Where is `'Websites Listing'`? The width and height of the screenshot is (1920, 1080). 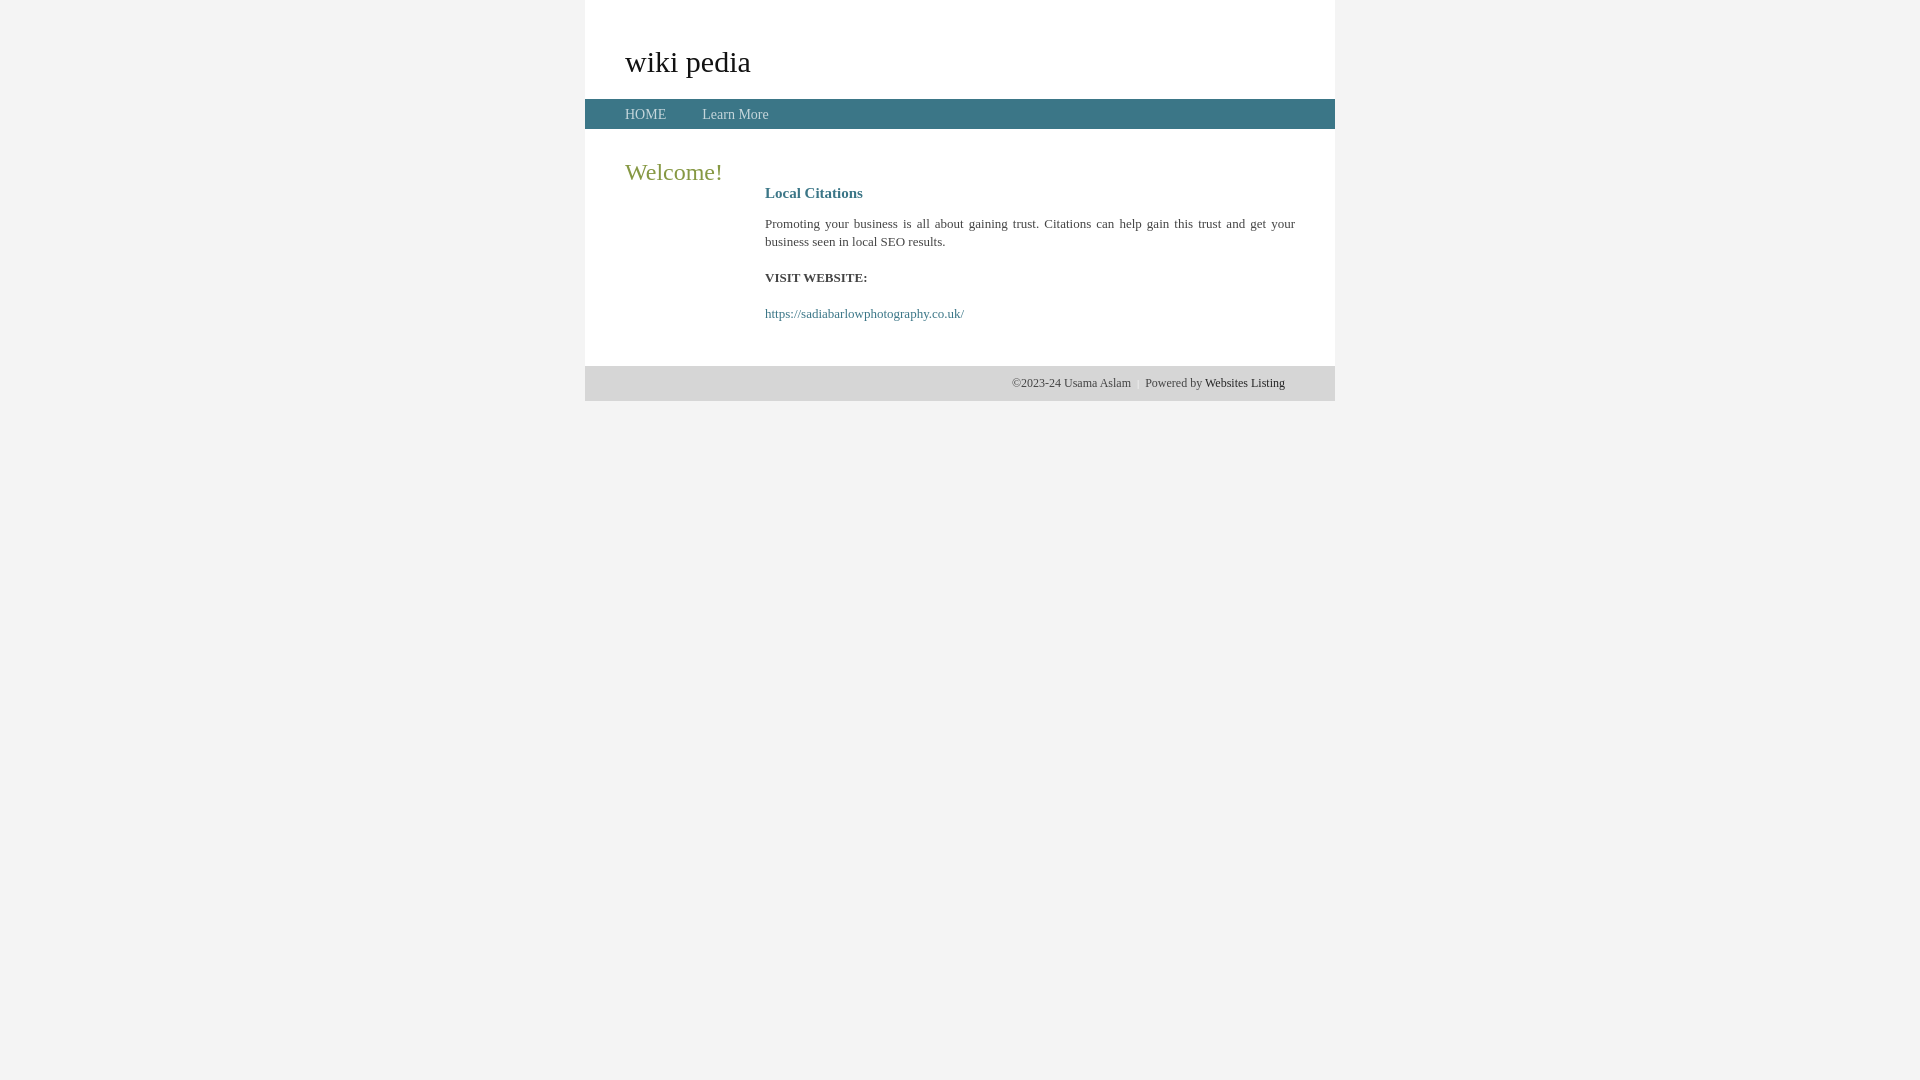 'Websites Listing' is located at coordinates (1203, 382).